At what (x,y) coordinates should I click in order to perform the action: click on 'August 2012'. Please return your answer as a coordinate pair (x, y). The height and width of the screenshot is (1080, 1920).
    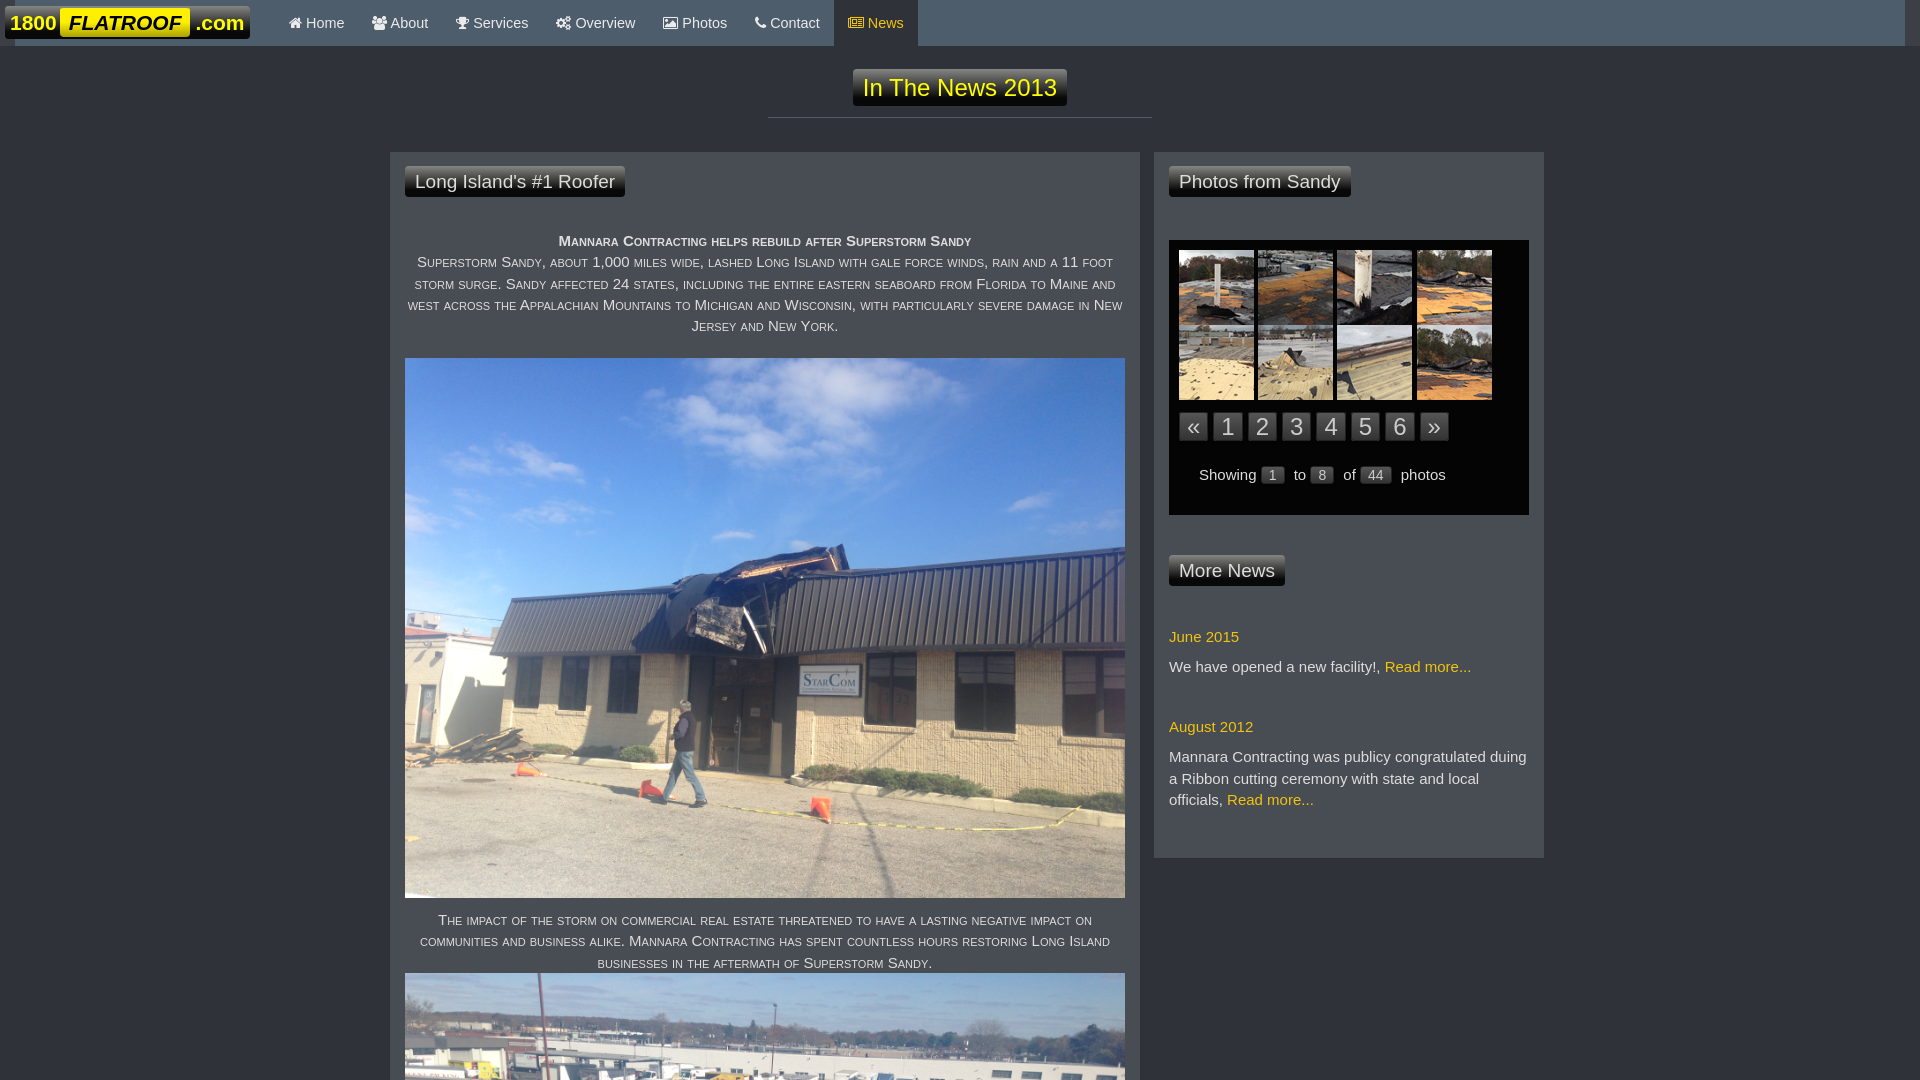
    Looking at the image, I should click on (1209, 726).